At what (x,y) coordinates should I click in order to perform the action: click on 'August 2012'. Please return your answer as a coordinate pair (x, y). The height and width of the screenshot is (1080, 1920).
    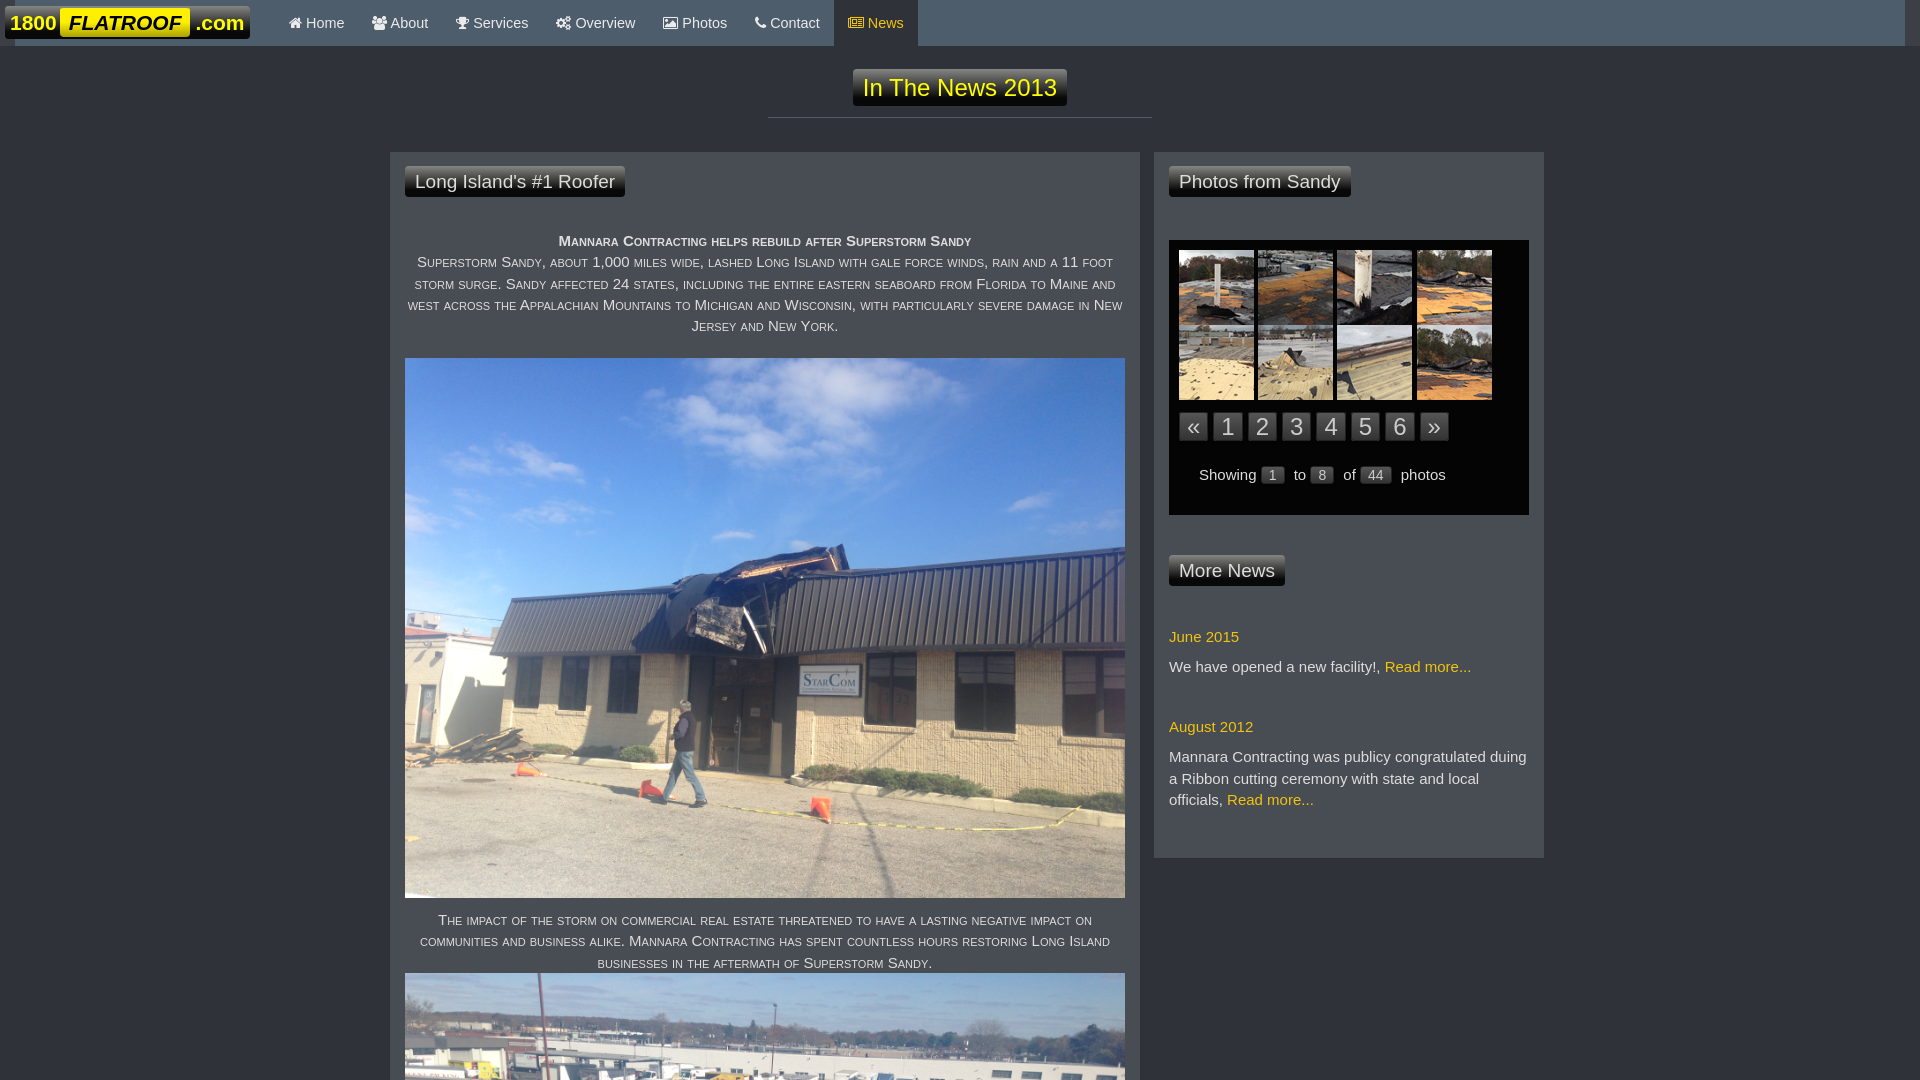
    Looking at the image, I should click on (1209, 726).